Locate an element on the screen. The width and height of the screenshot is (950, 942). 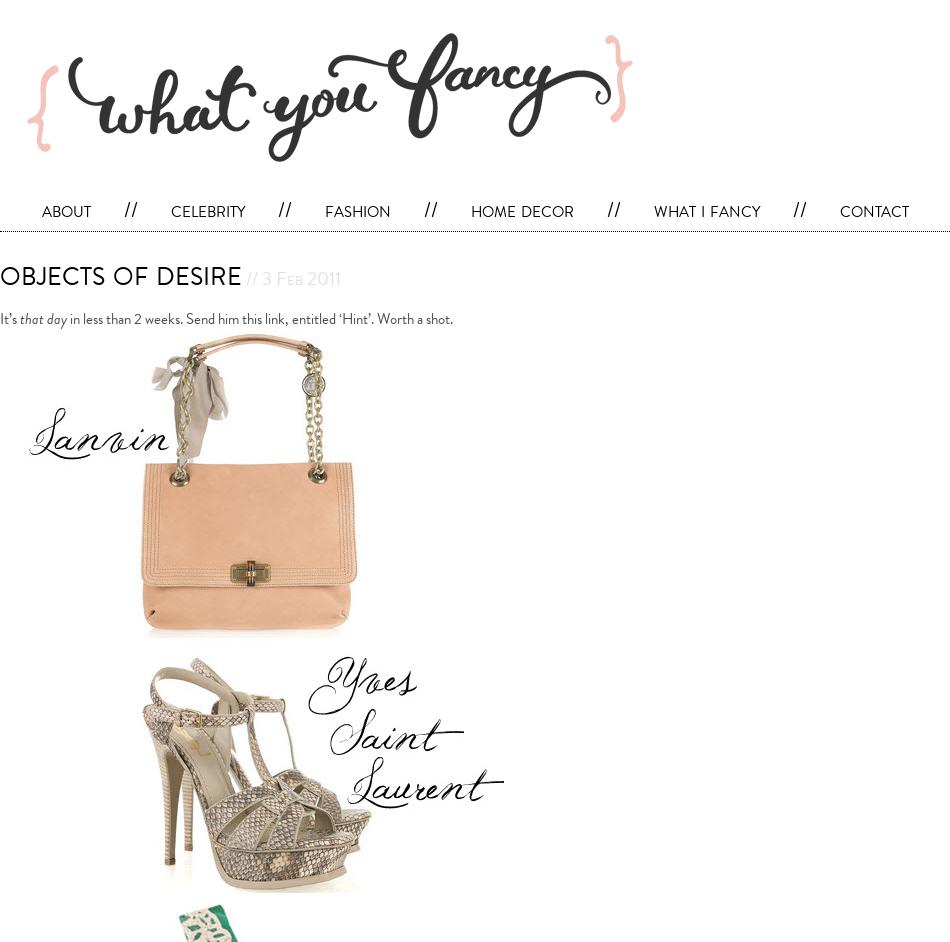
'what i fancy' is located at coordinates (706, 209).